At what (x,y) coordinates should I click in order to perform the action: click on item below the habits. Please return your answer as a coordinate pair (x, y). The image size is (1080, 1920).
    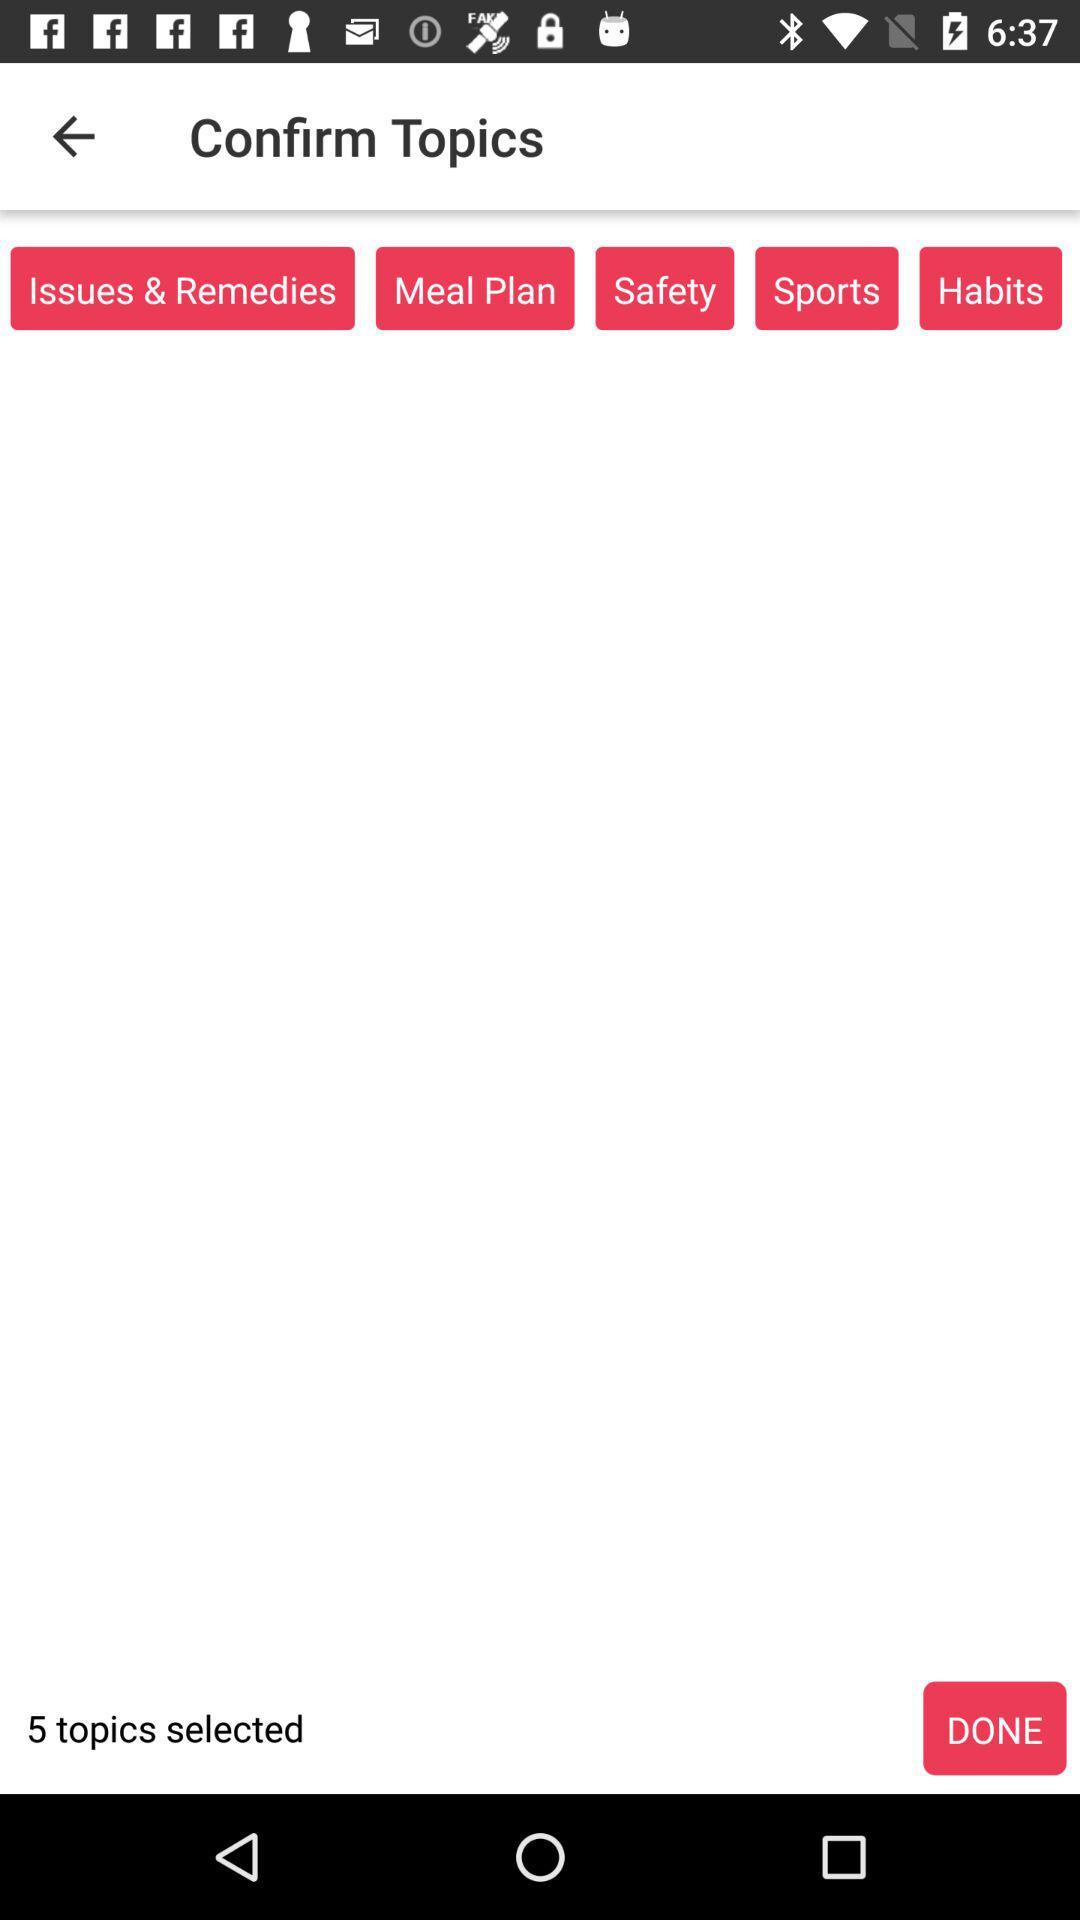
    Looking at the image, I should click on (994, 1728).